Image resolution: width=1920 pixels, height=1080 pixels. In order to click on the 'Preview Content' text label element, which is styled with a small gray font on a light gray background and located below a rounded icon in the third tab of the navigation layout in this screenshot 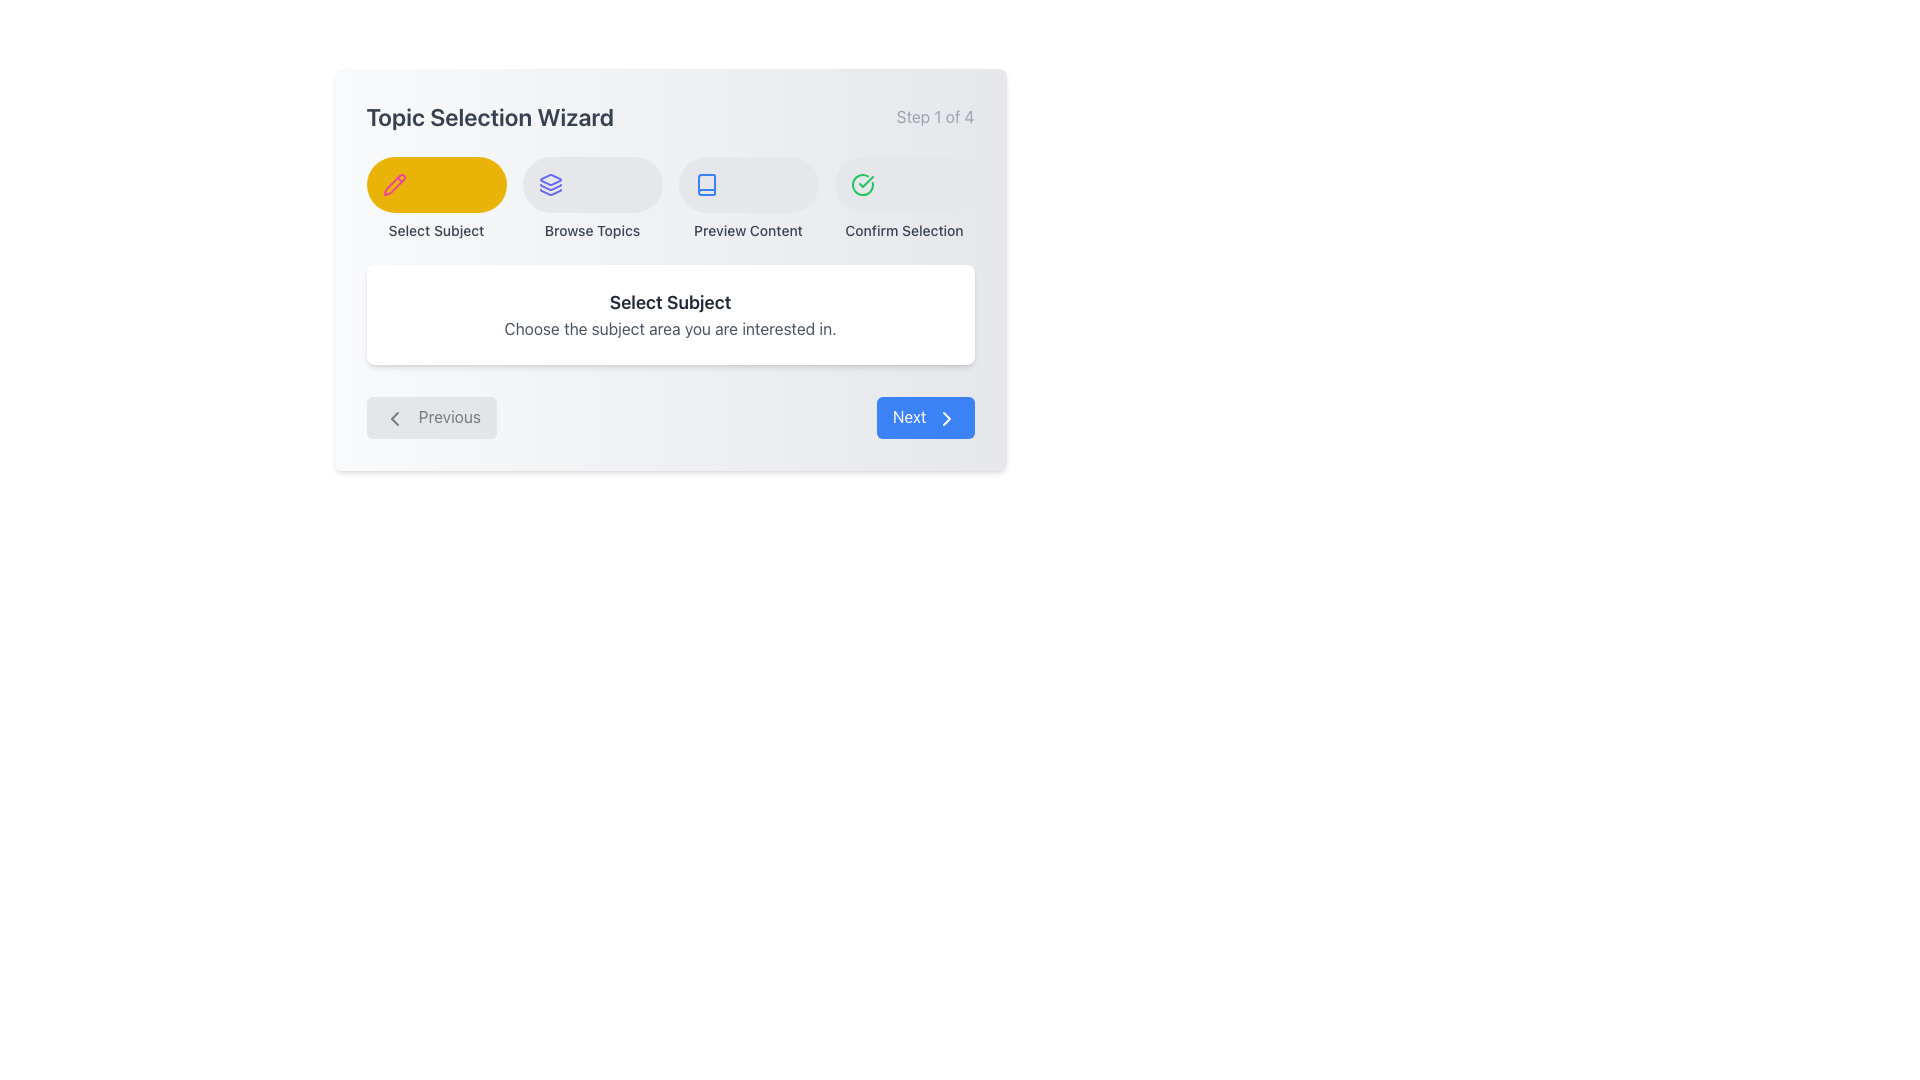, I will do `click(747, 230)`.